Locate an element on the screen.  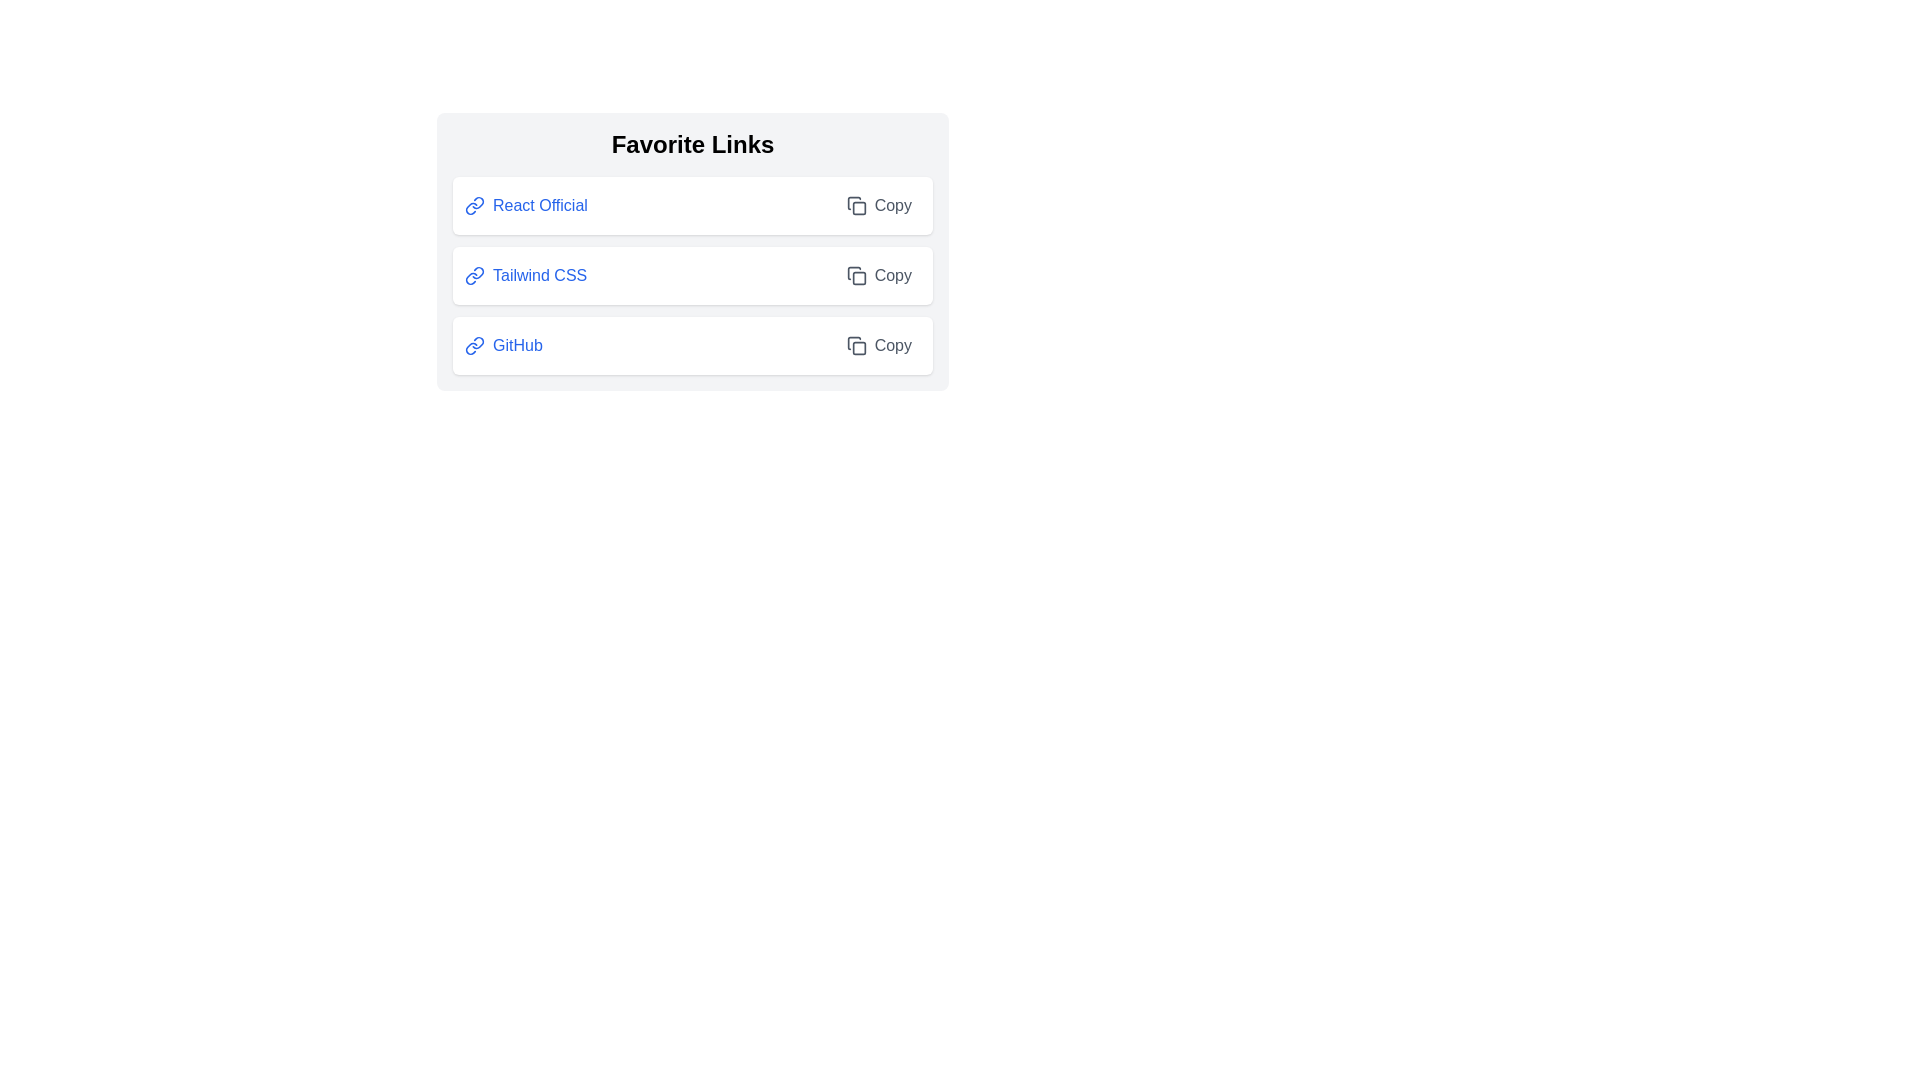
the 'Copy' button with a light gray background and overlapping documents icon, located to the right of the 'GitHub' text in the 'Favorite Links' section is located at coordinates (878, 345).